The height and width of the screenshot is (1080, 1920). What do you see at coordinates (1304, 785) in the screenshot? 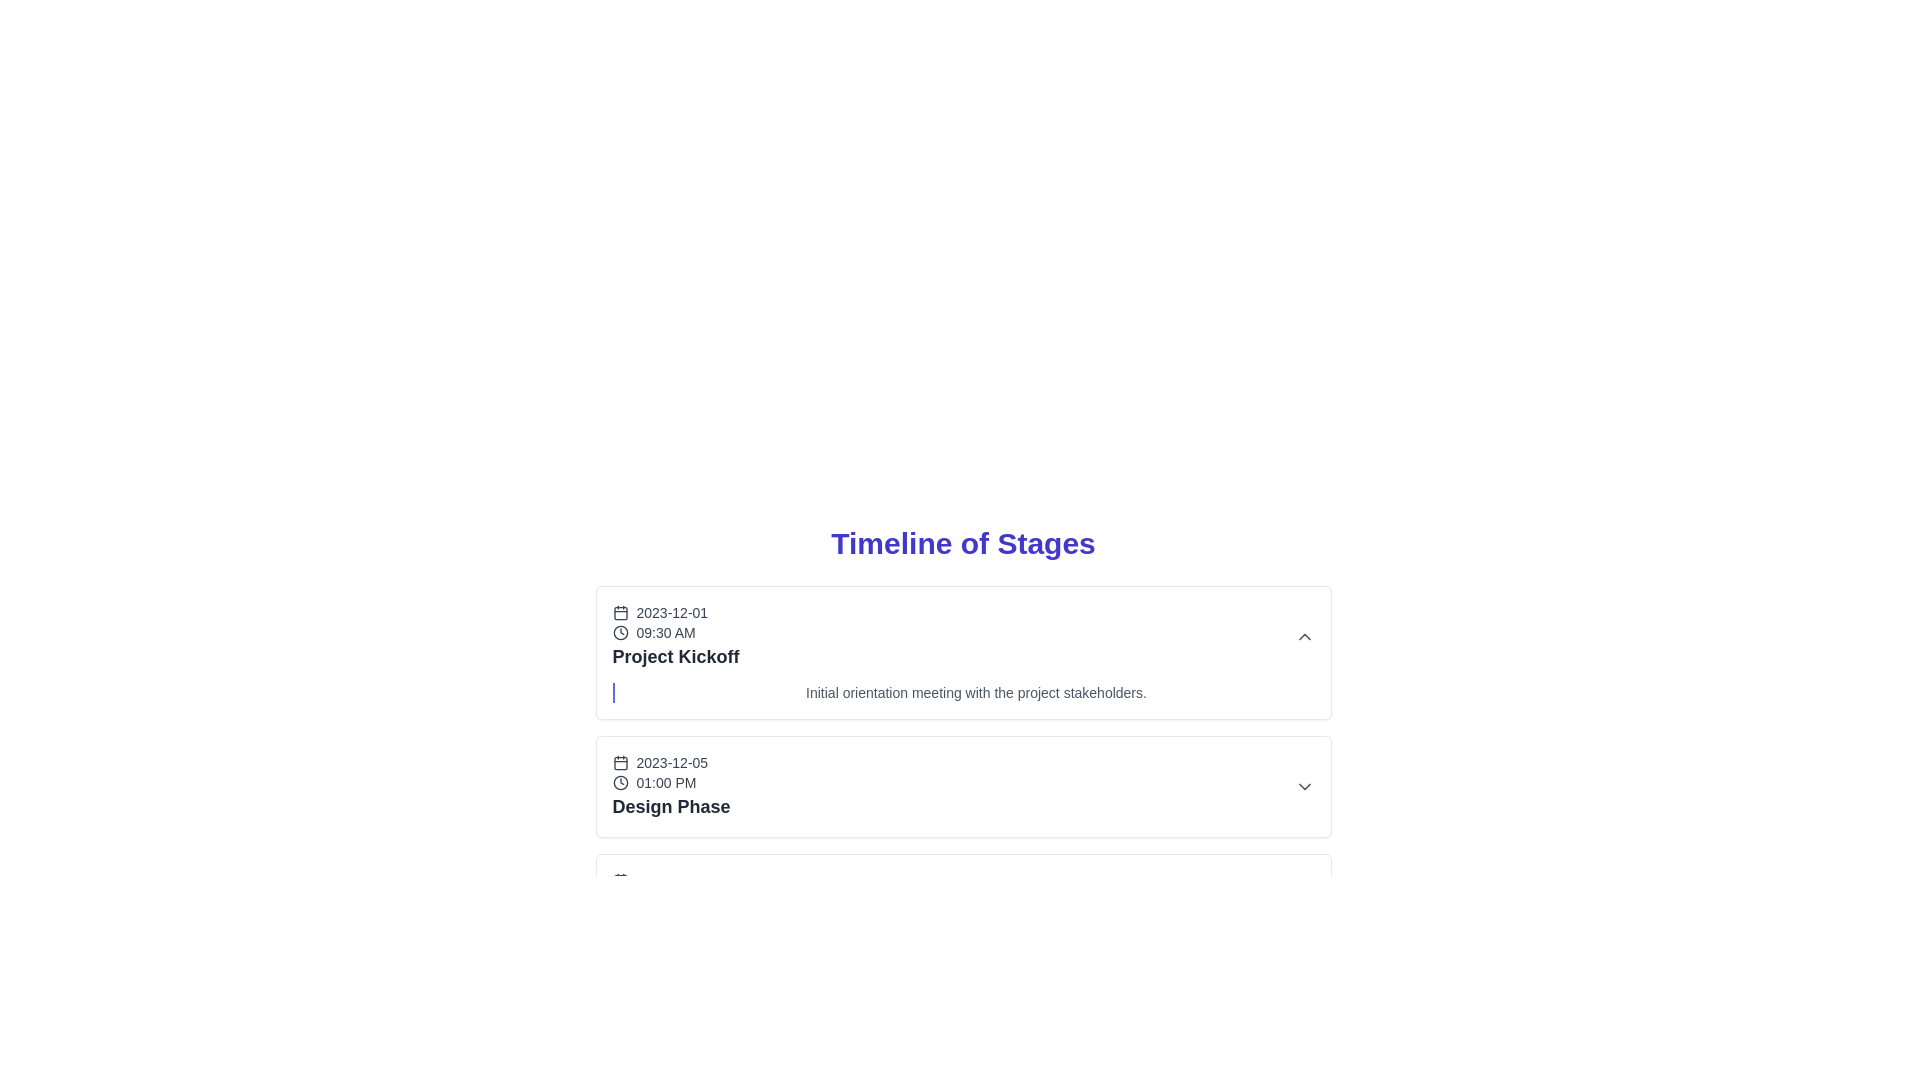
I see `the chevron icon at the end of the row labeled '2023-12-05 01:00 PM Design Phase'` at bounding box center [1304, 785].